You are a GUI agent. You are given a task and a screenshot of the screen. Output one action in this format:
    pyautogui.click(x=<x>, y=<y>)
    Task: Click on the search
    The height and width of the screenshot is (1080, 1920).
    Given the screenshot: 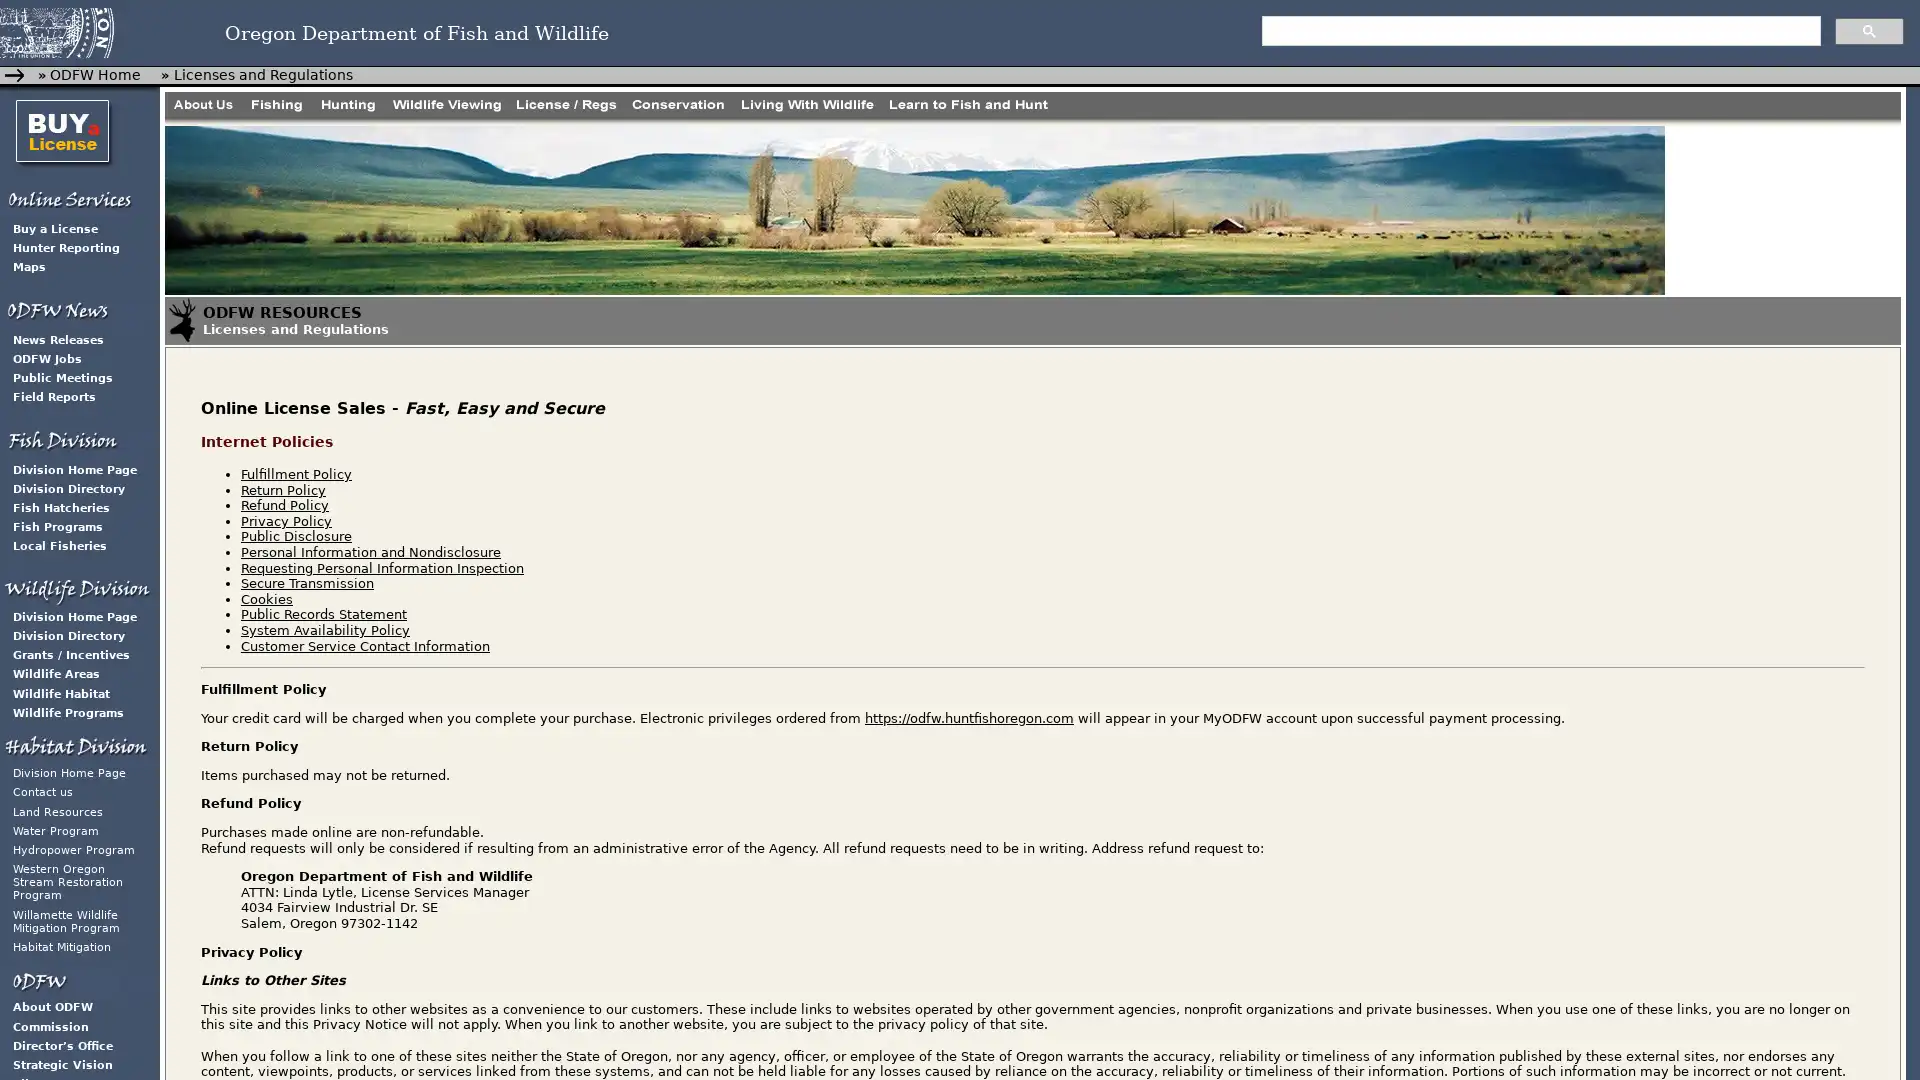 What is the action you would take?
    pyautogui.click(x=1868, y=30)
    